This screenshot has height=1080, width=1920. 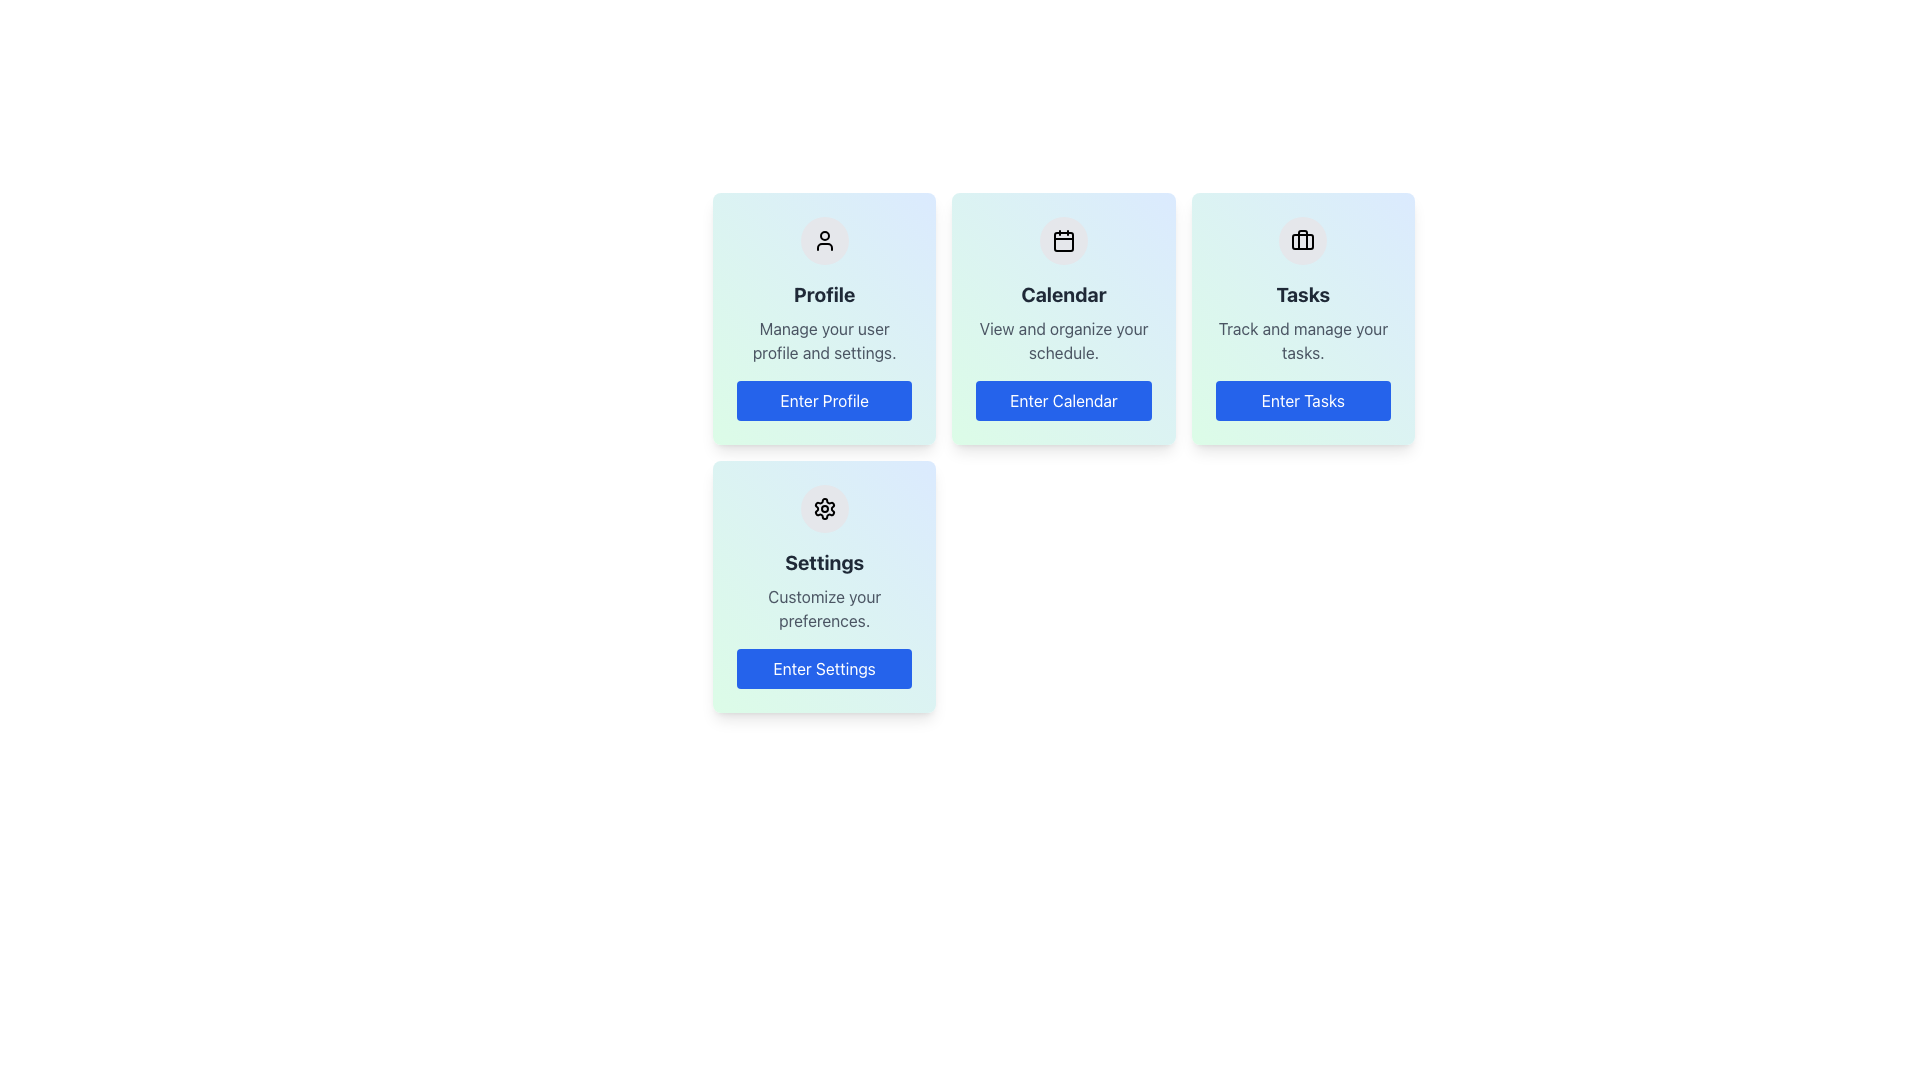 What do you see at coordinates (824, 239) in the screenshot?
I see `the 'Profile' icon located at the top of the 'Profile' card, which symbolizes user account features` at bounding box center [824, 239].